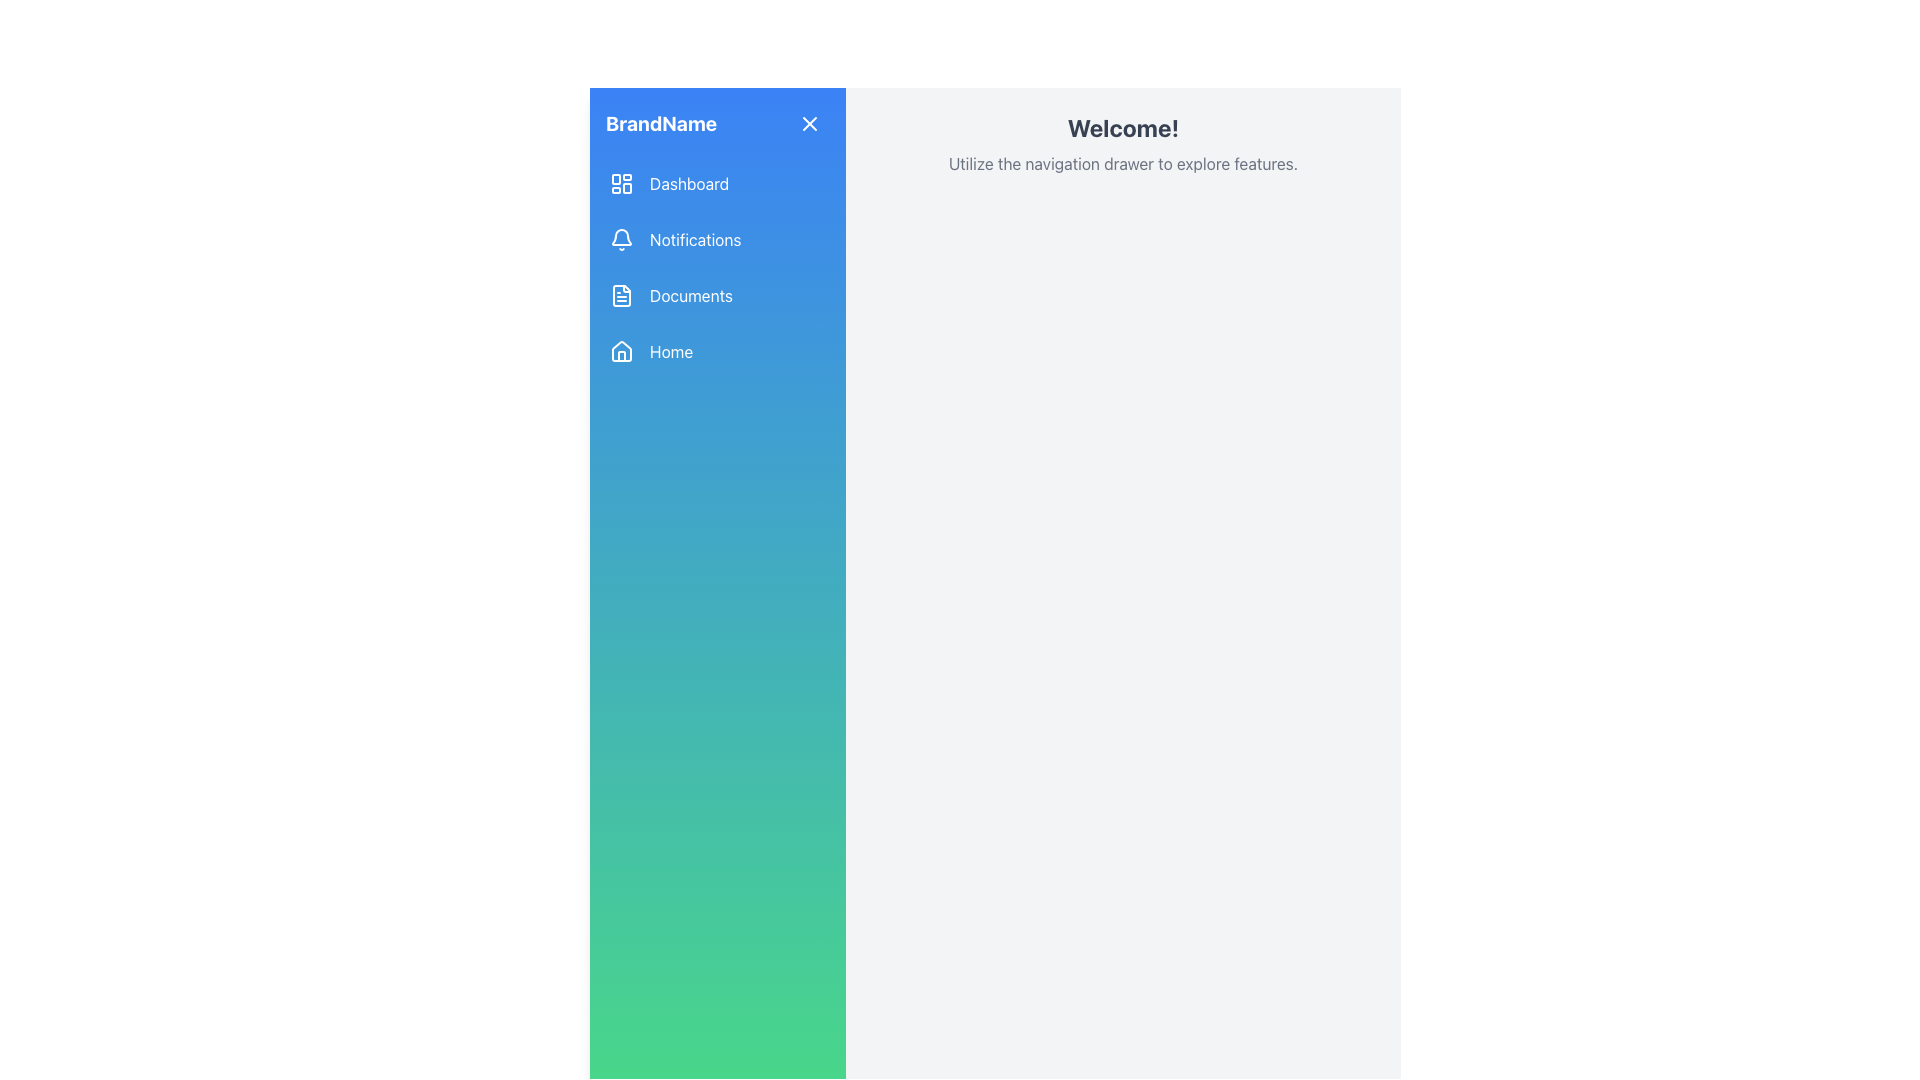  What do you see at coordinates (621, 350) in the screenshot?
I see `the house icon in the blue gradient sidebar` at bounding box center [621, 350].